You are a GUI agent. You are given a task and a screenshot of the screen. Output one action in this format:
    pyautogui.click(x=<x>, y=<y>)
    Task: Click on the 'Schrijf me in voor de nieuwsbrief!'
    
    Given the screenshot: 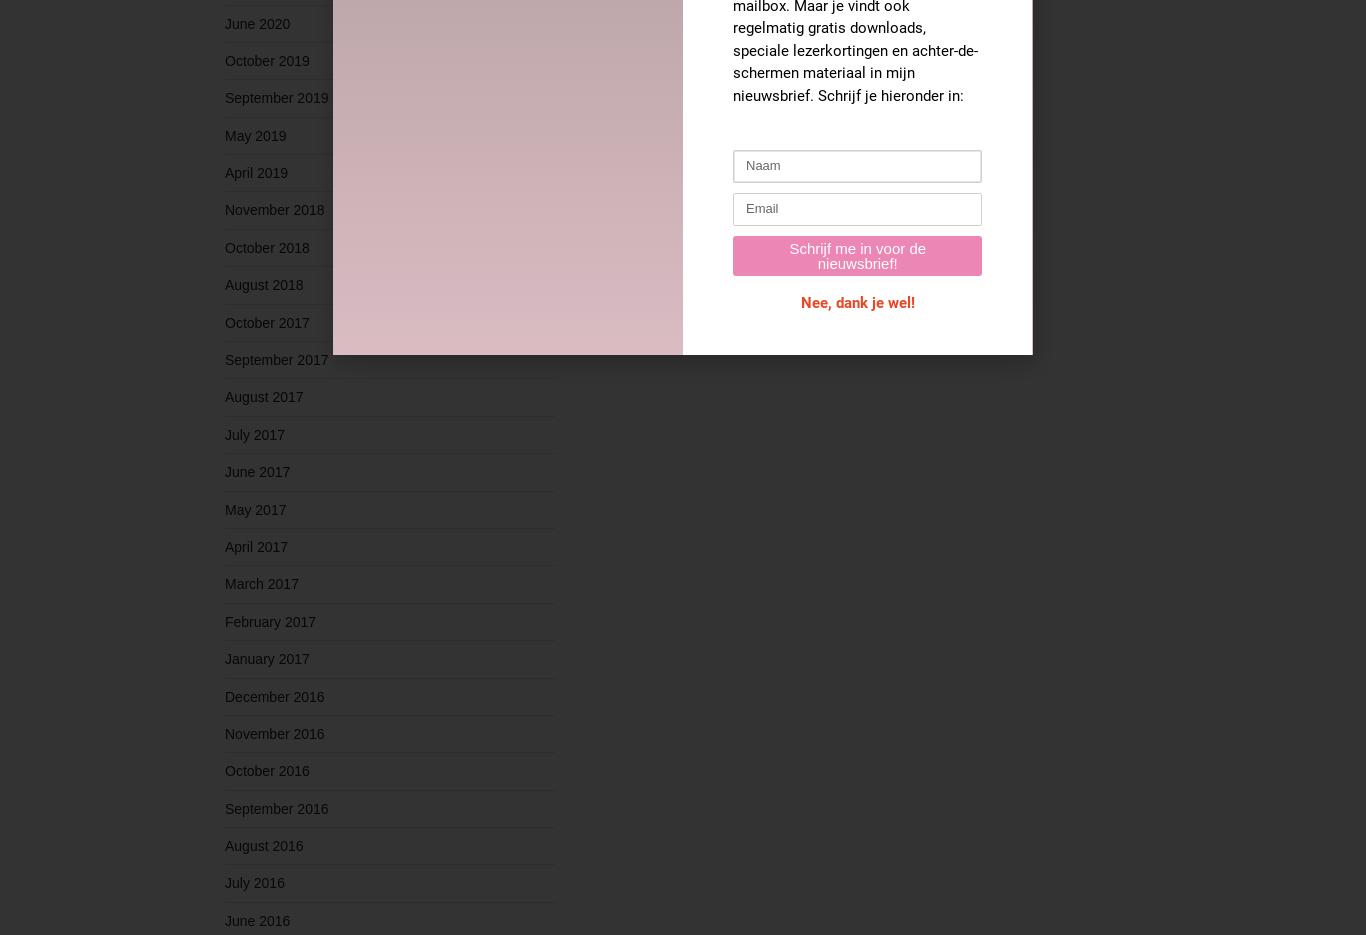 What is the action you would take?
    pyautogui.click(x=856, y=254)
    